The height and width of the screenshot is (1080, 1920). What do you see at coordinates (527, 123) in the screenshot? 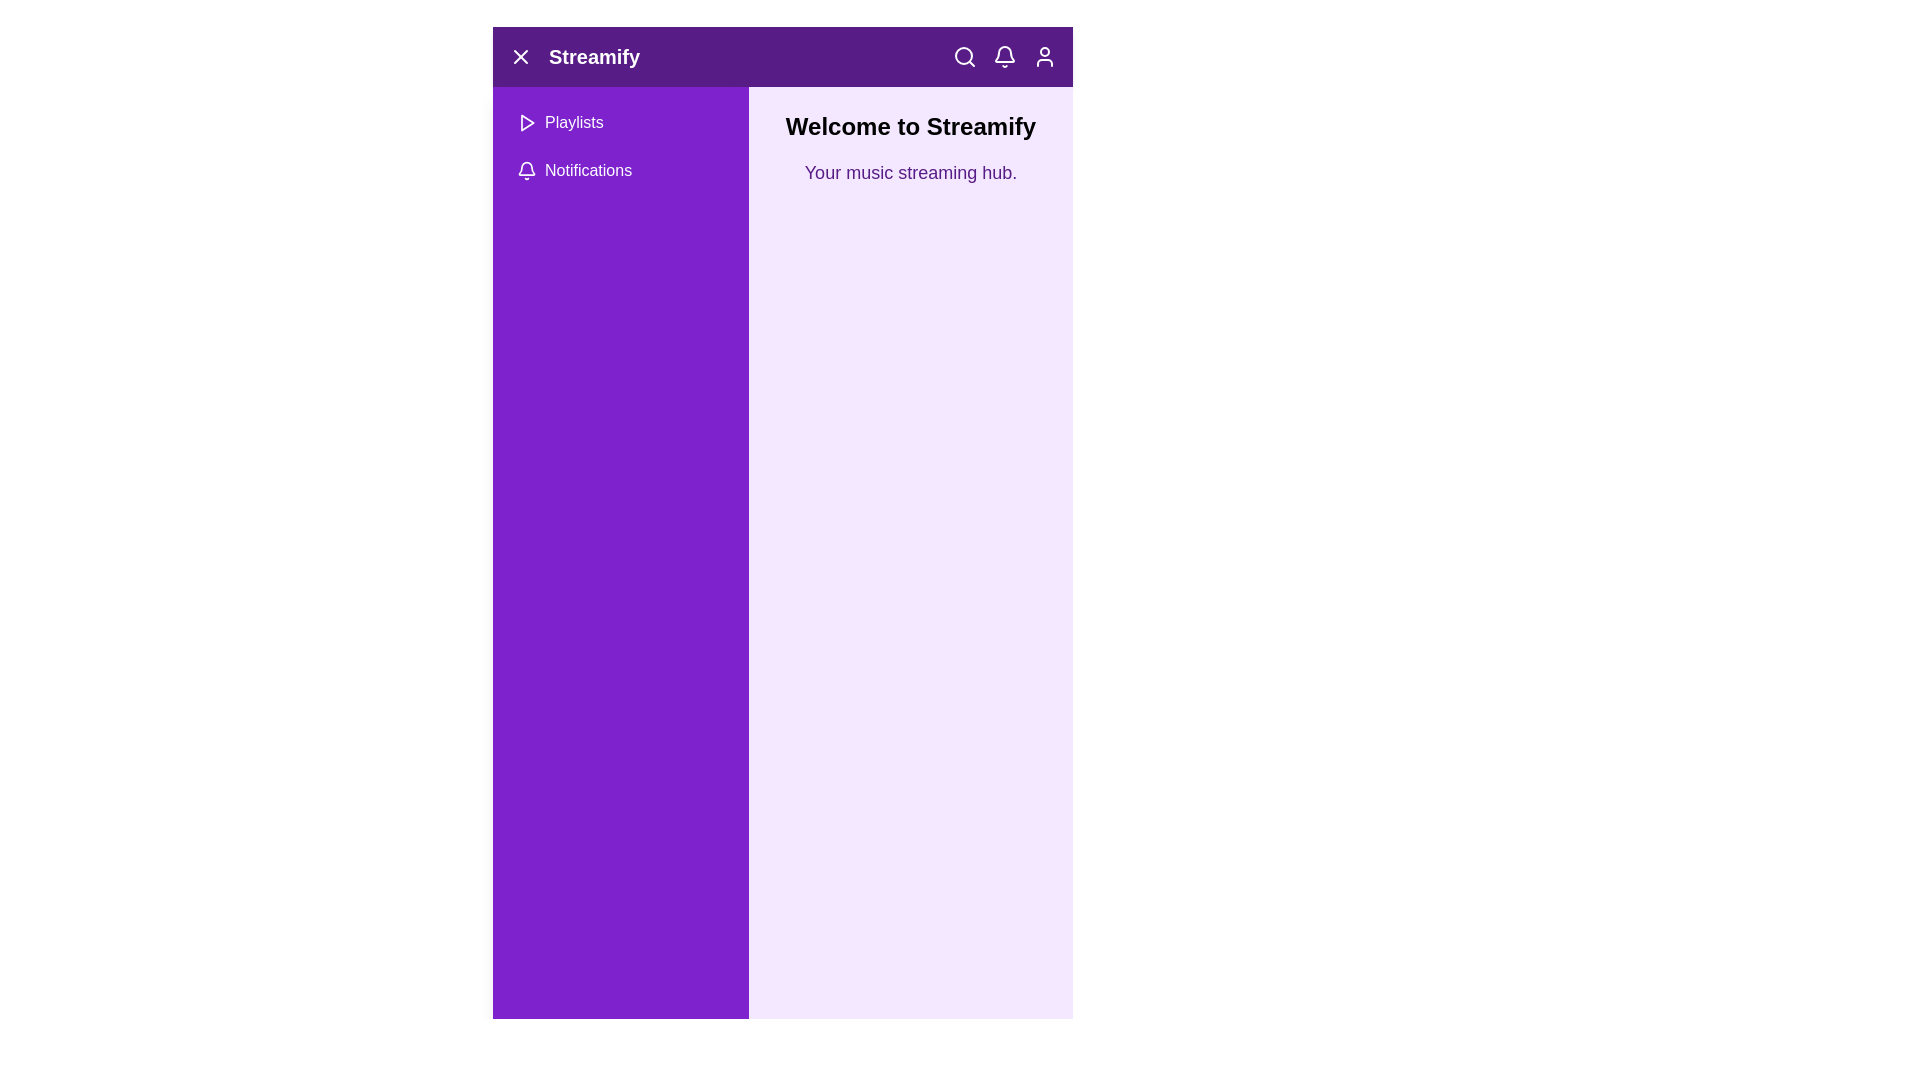
I see `the play icon in the left sidebar, which indicates the 'Playlists' feature and is the first icon in the navigation menu` at bounding box center [527, 123].